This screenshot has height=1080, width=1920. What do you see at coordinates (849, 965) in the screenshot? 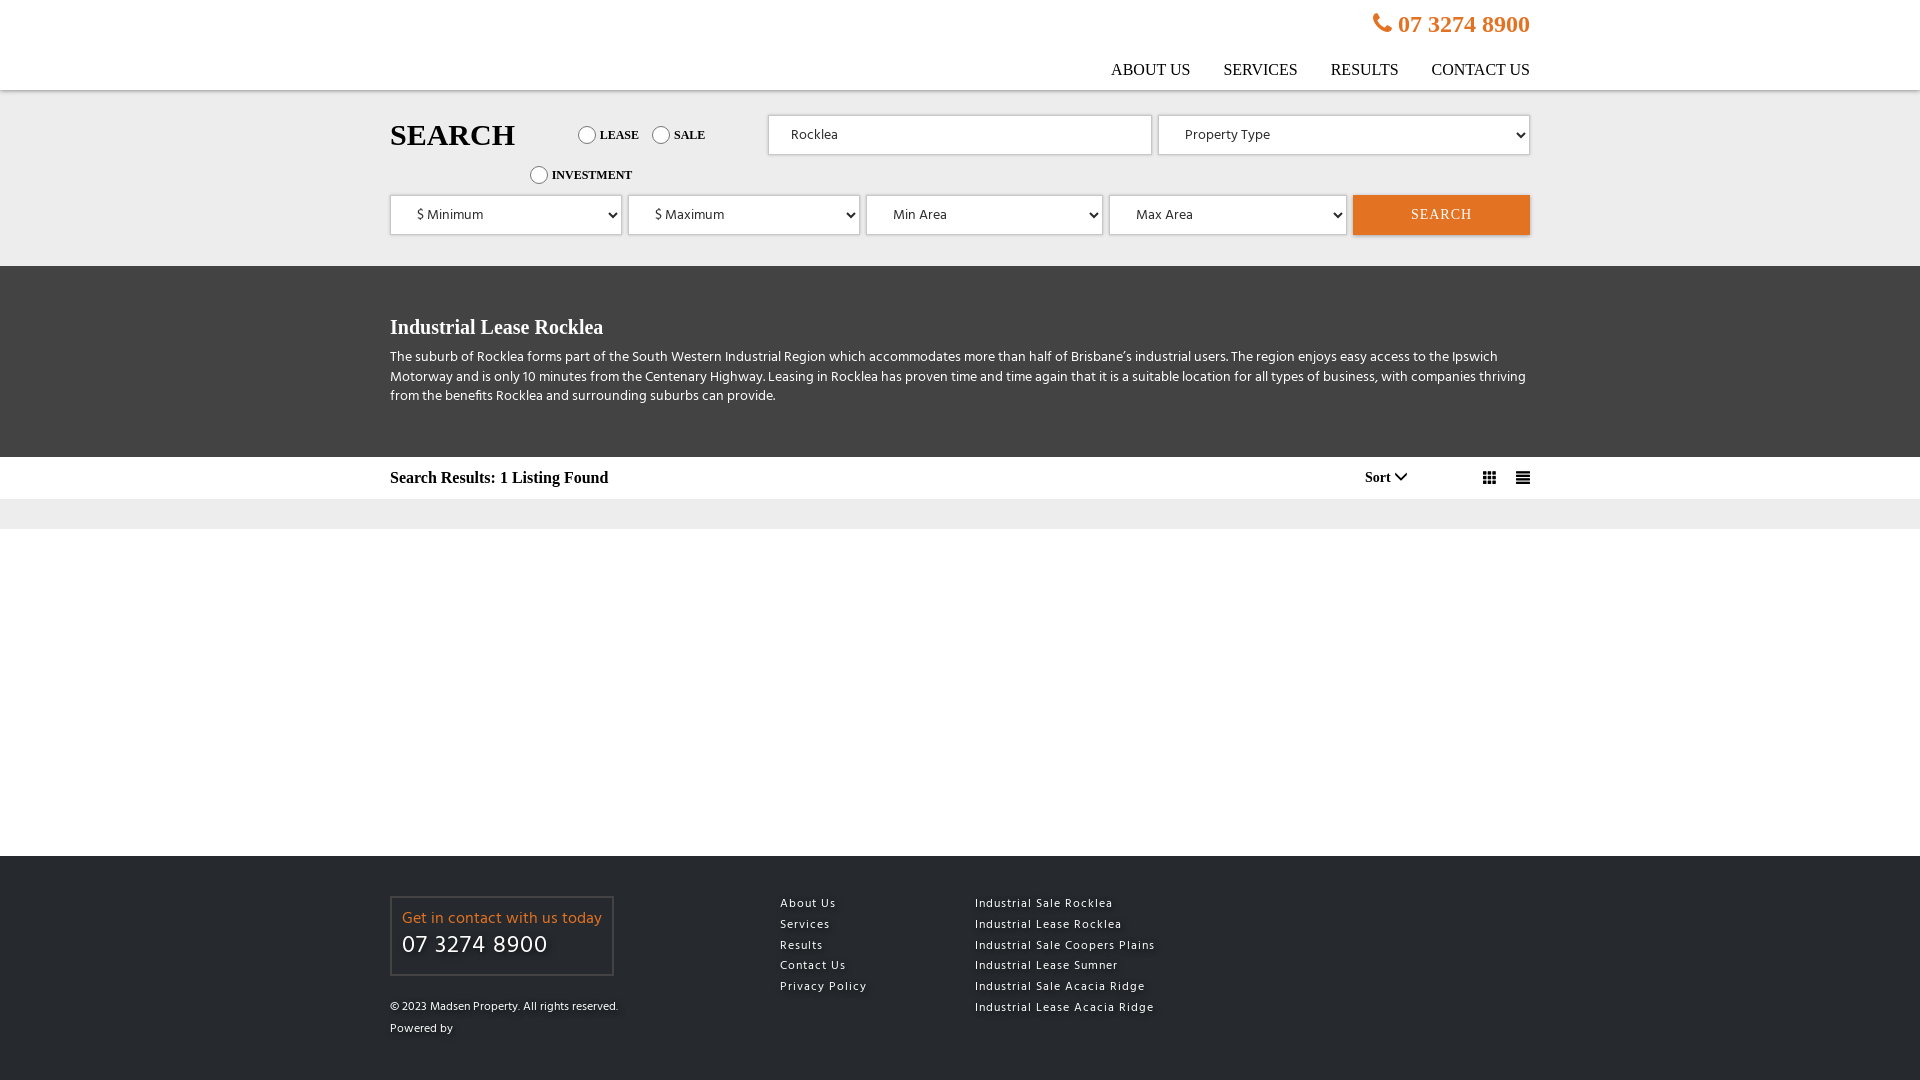
I see `'Contact Us'` at bounding box center [849, 965].